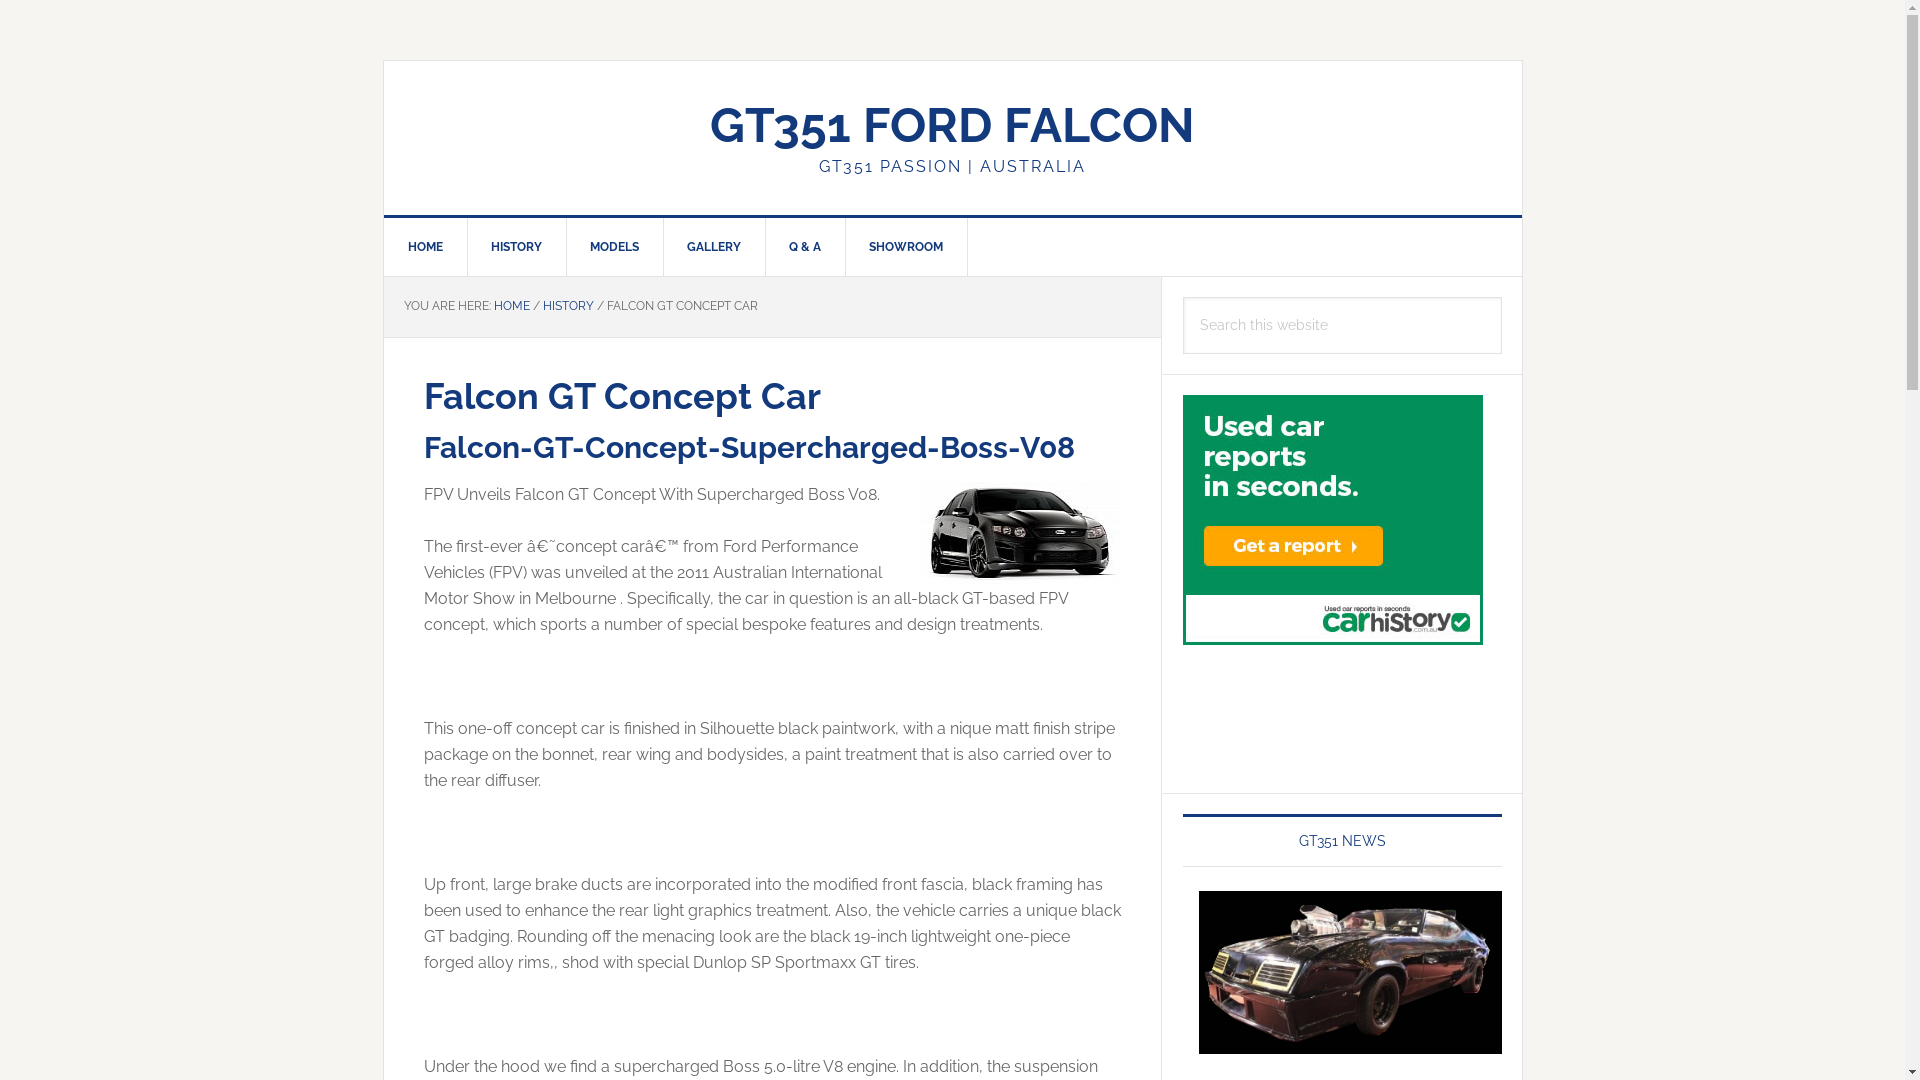  Describe the element at coordinates (1502, 296) in the screenshot. I see `'Search'` at that location.